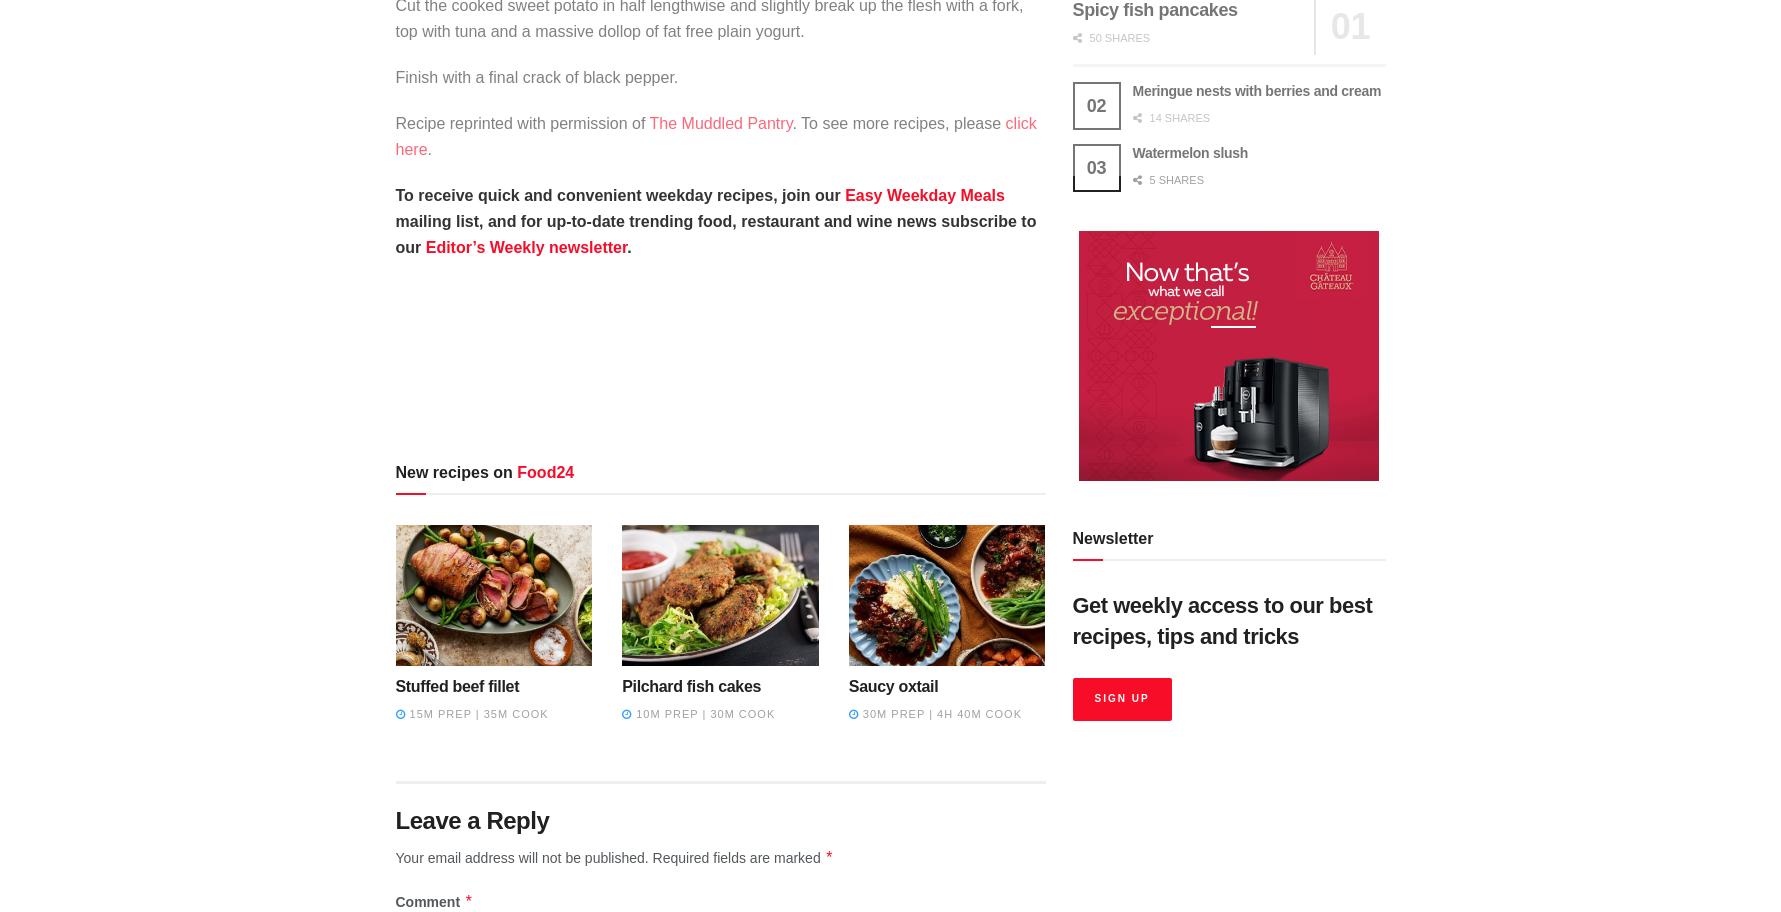  Describe the element at coordinates (891, 685) in the screenshot. I see `'Saucy oxtail'` at that location.